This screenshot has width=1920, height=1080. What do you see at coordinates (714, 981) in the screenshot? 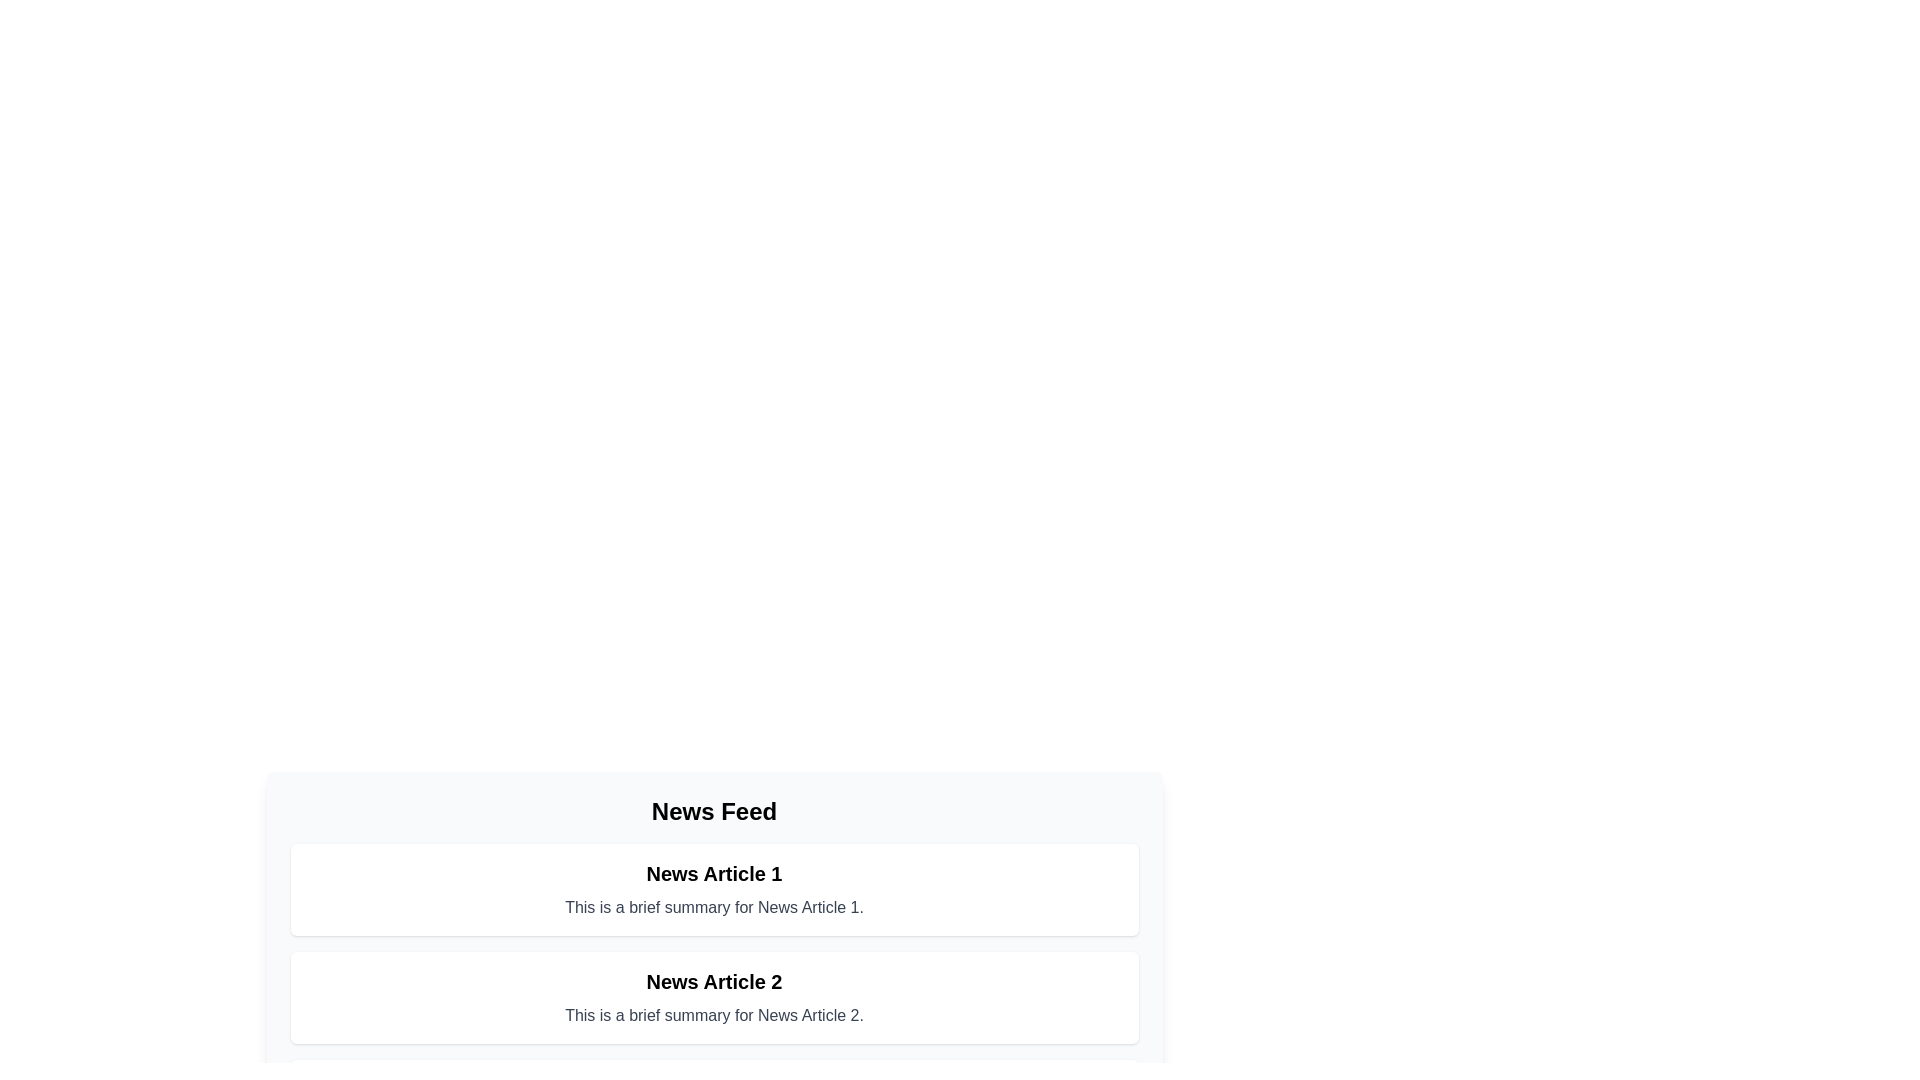
I see `the Text Label that serves as the title for the content block in the second content block of the news feed section` at bounding box center [714, 981].